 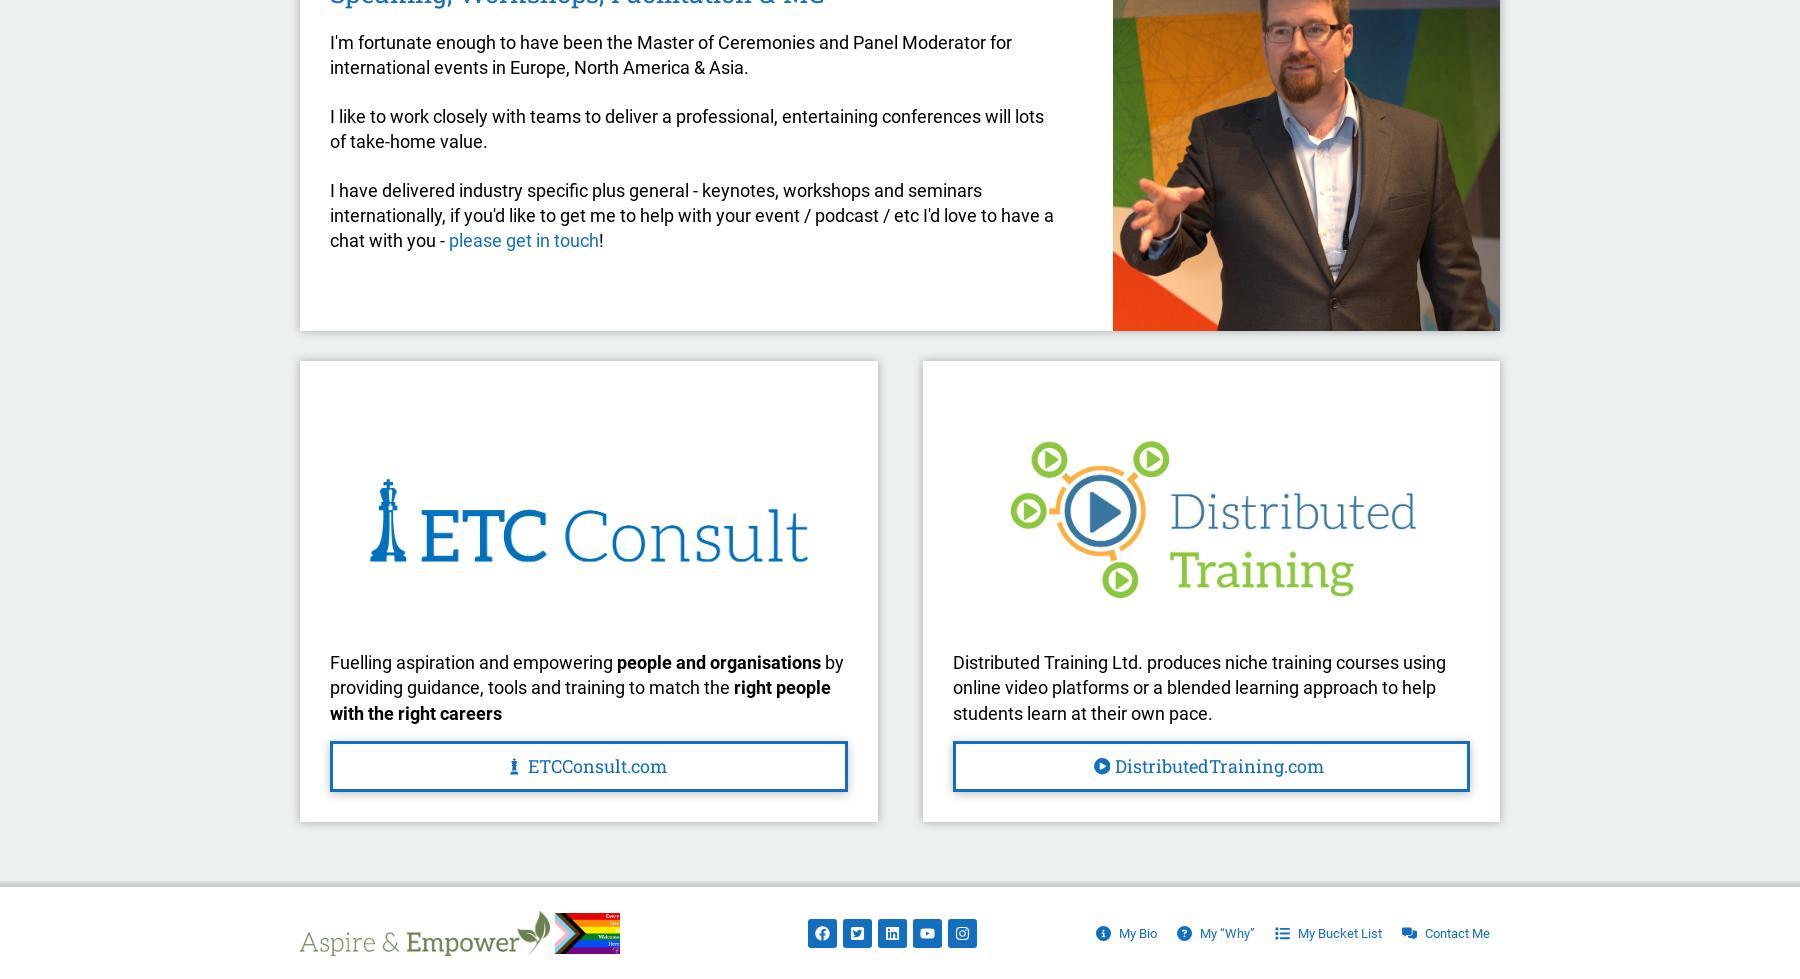 What do you see at coordinates (328, 127) in the screenshot?
I see `'I like to work closely with teams to deliver a professional, entertaining conferences will lots of take-home value.'` at bounding box center [328, 127].